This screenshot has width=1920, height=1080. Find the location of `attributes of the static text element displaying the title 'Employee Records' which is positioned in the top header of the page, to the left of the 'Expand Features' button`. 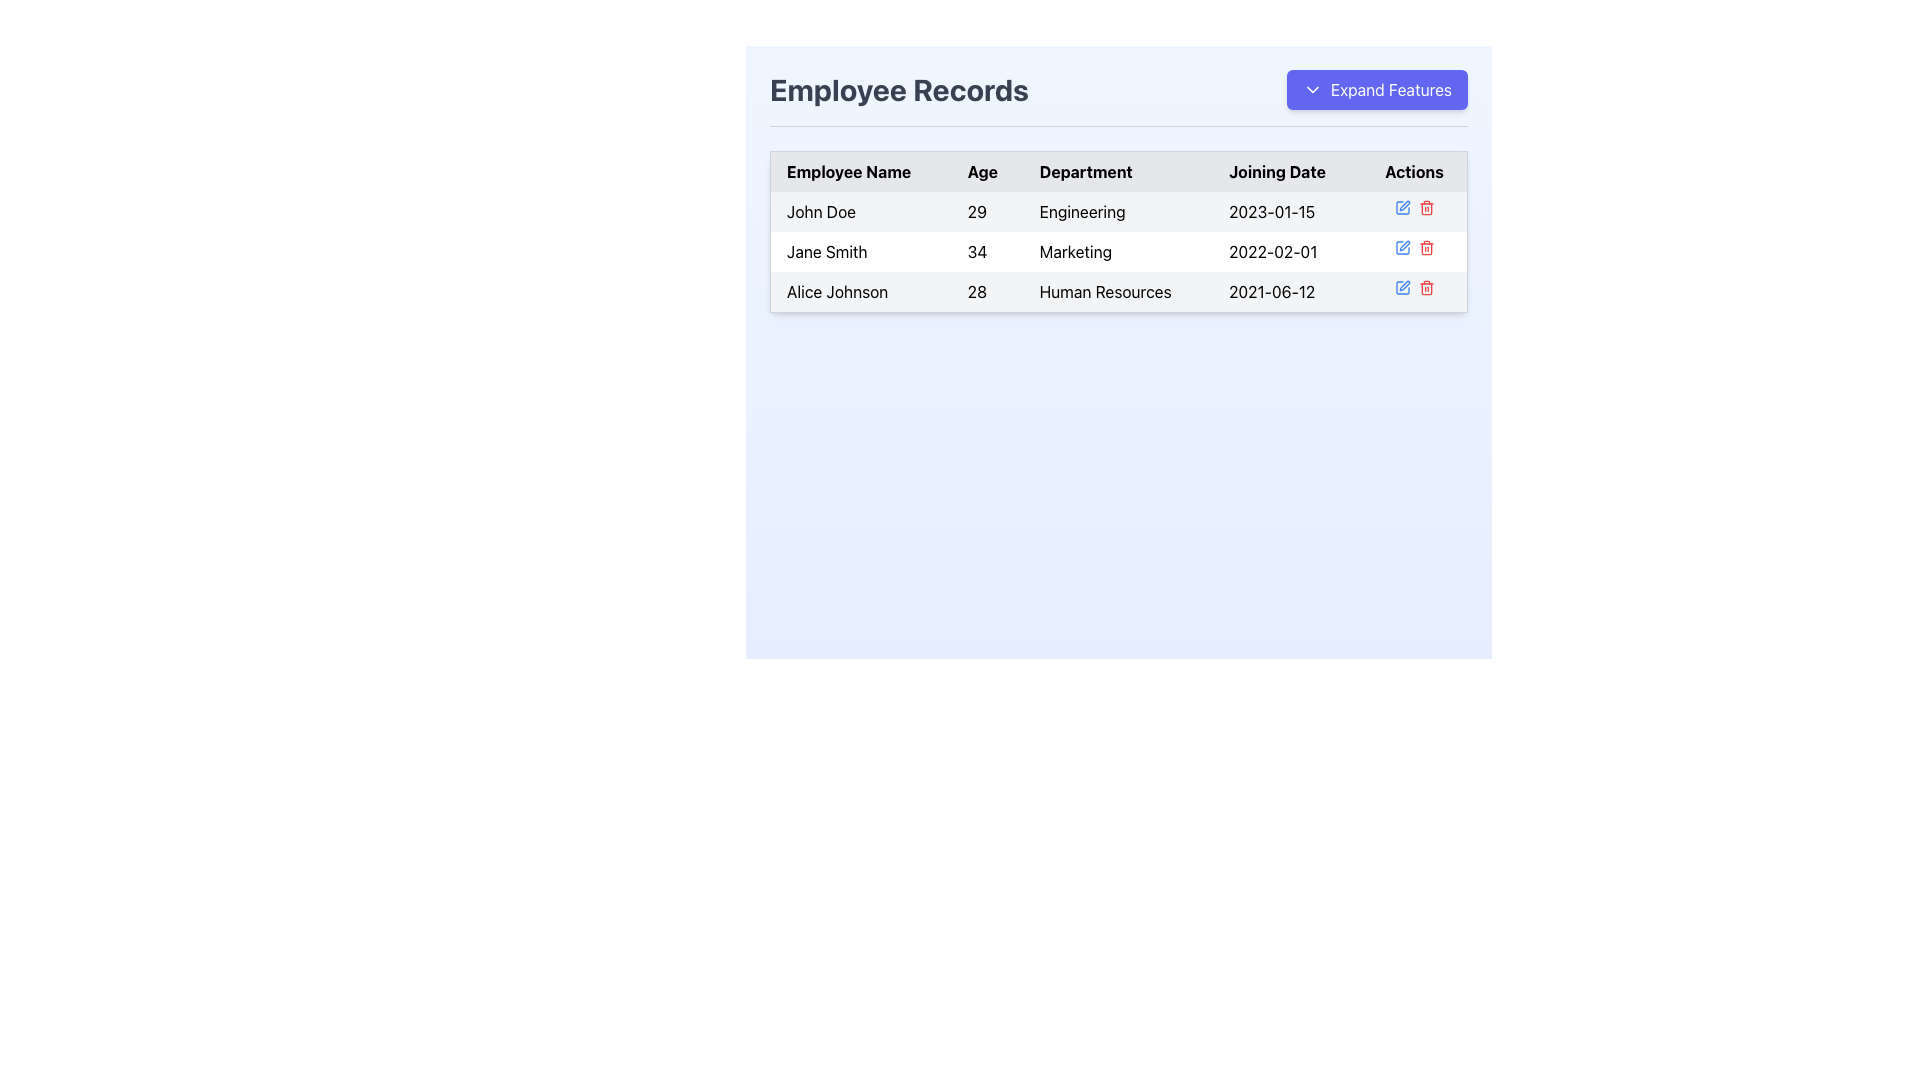

attributes of the static text element displaying the title 'Employee Records' which is positioned in the top header of the page, to the left of the 'Expand Features' button is located at coordinates (898, 88).